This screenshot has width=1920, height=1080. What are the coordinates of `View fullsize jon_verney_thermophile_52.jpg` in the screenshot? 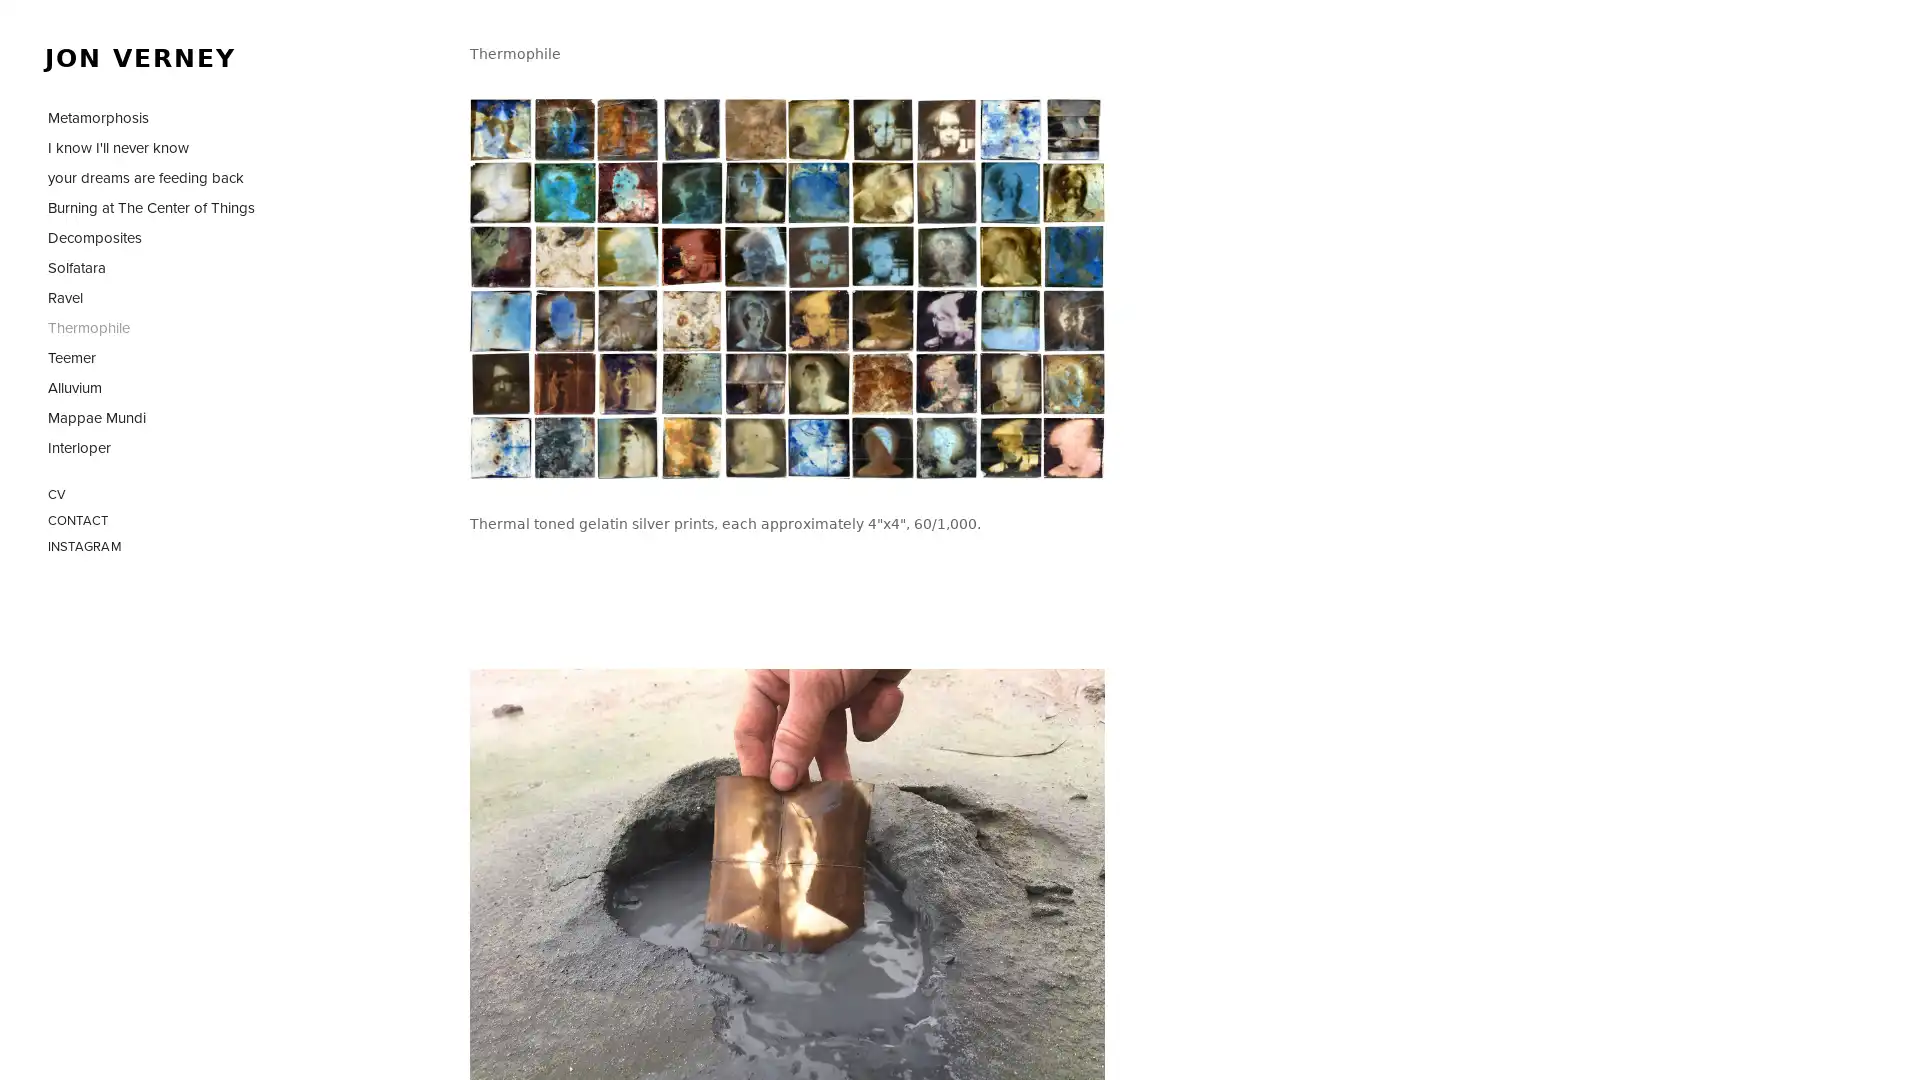 It's located at (500, 384).